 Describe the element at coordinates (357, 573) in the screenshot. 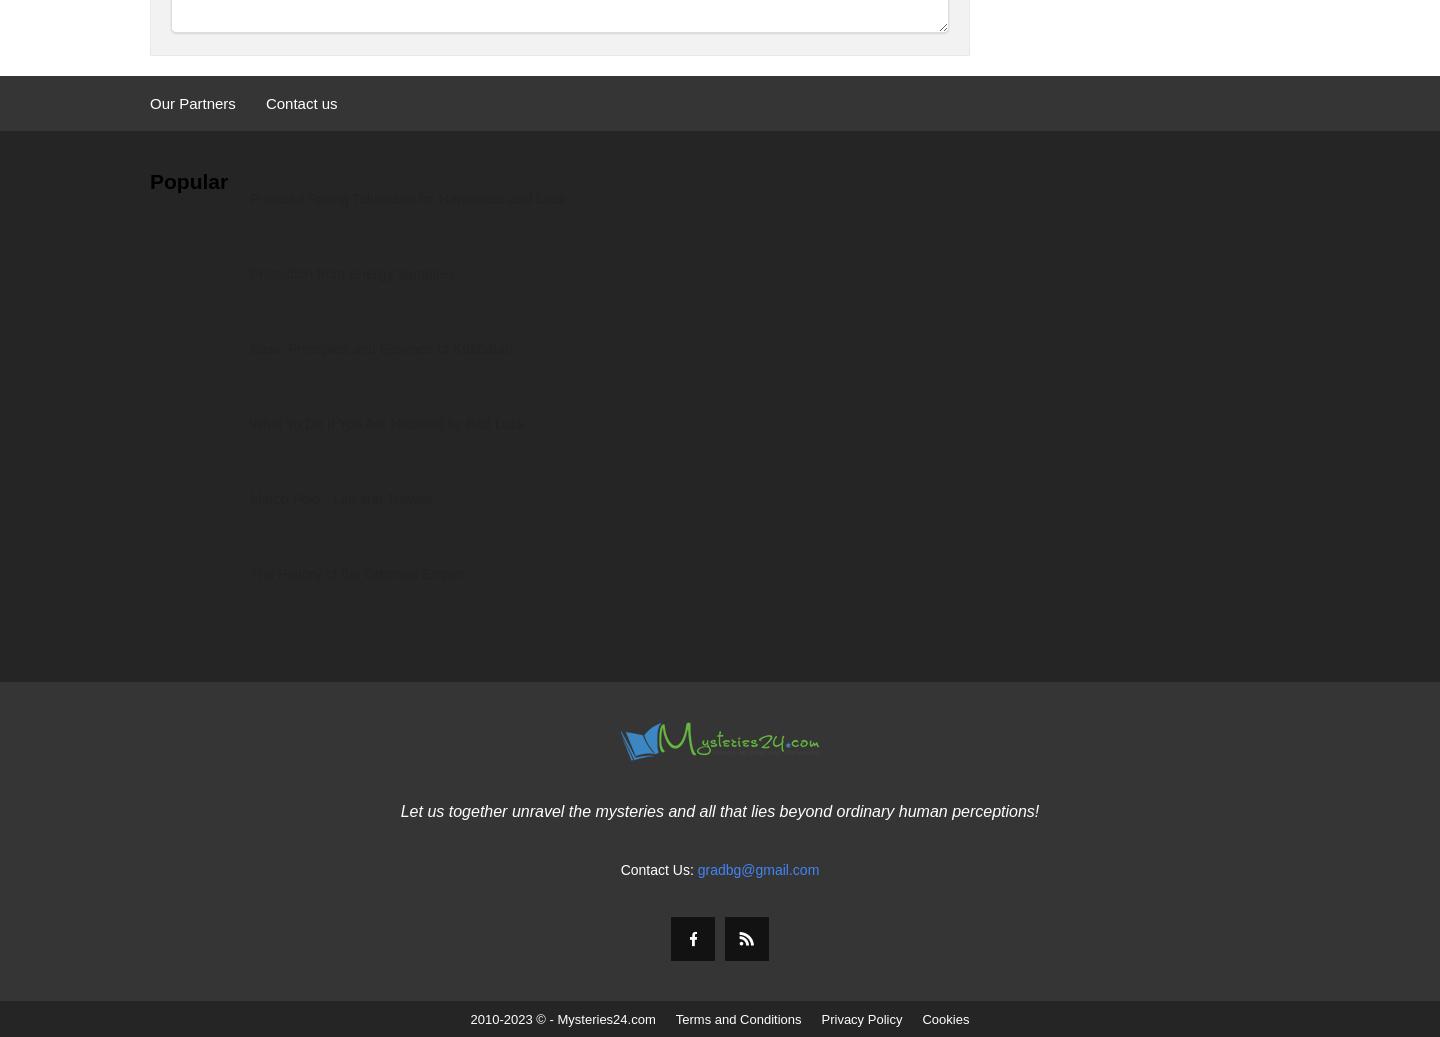

I see `'The History of the Ottoman Empire'` at that location.